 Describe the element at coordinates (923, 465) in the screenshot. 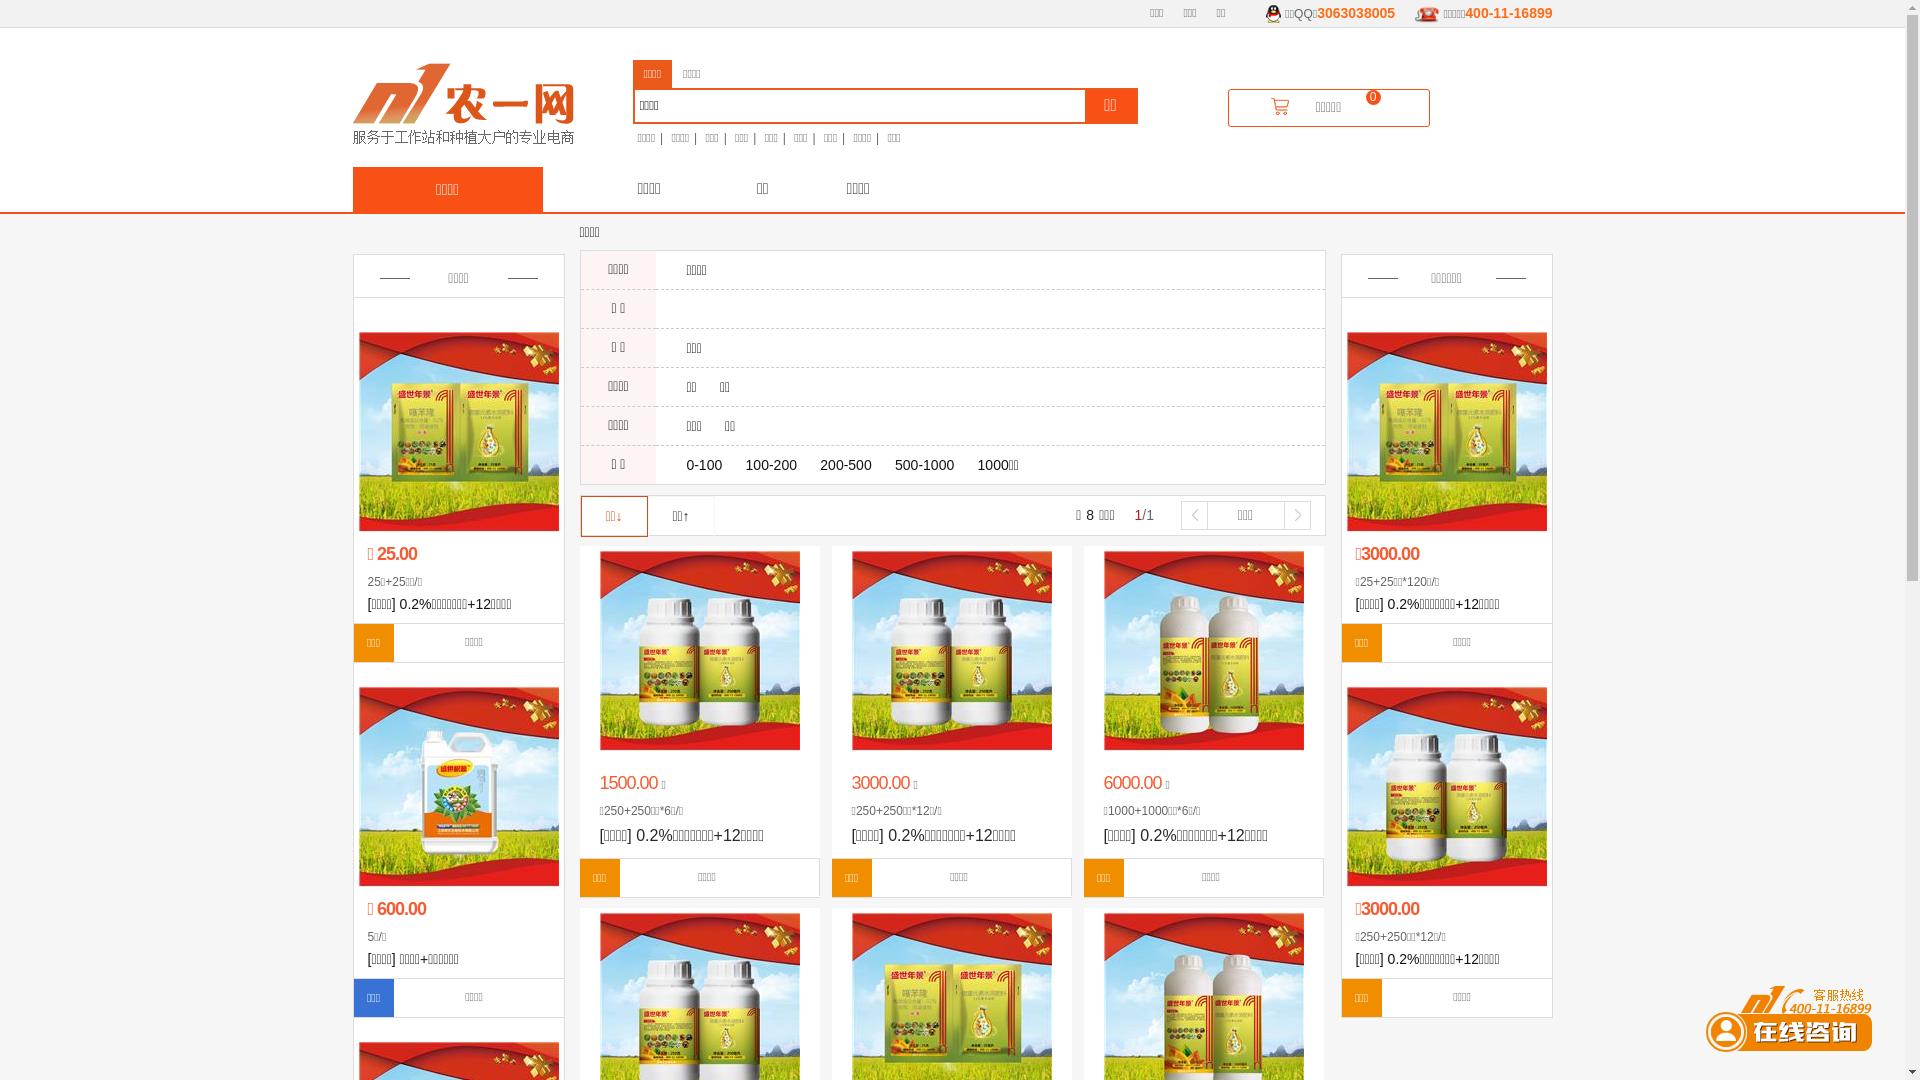

I see `'500-1000'` at that location.